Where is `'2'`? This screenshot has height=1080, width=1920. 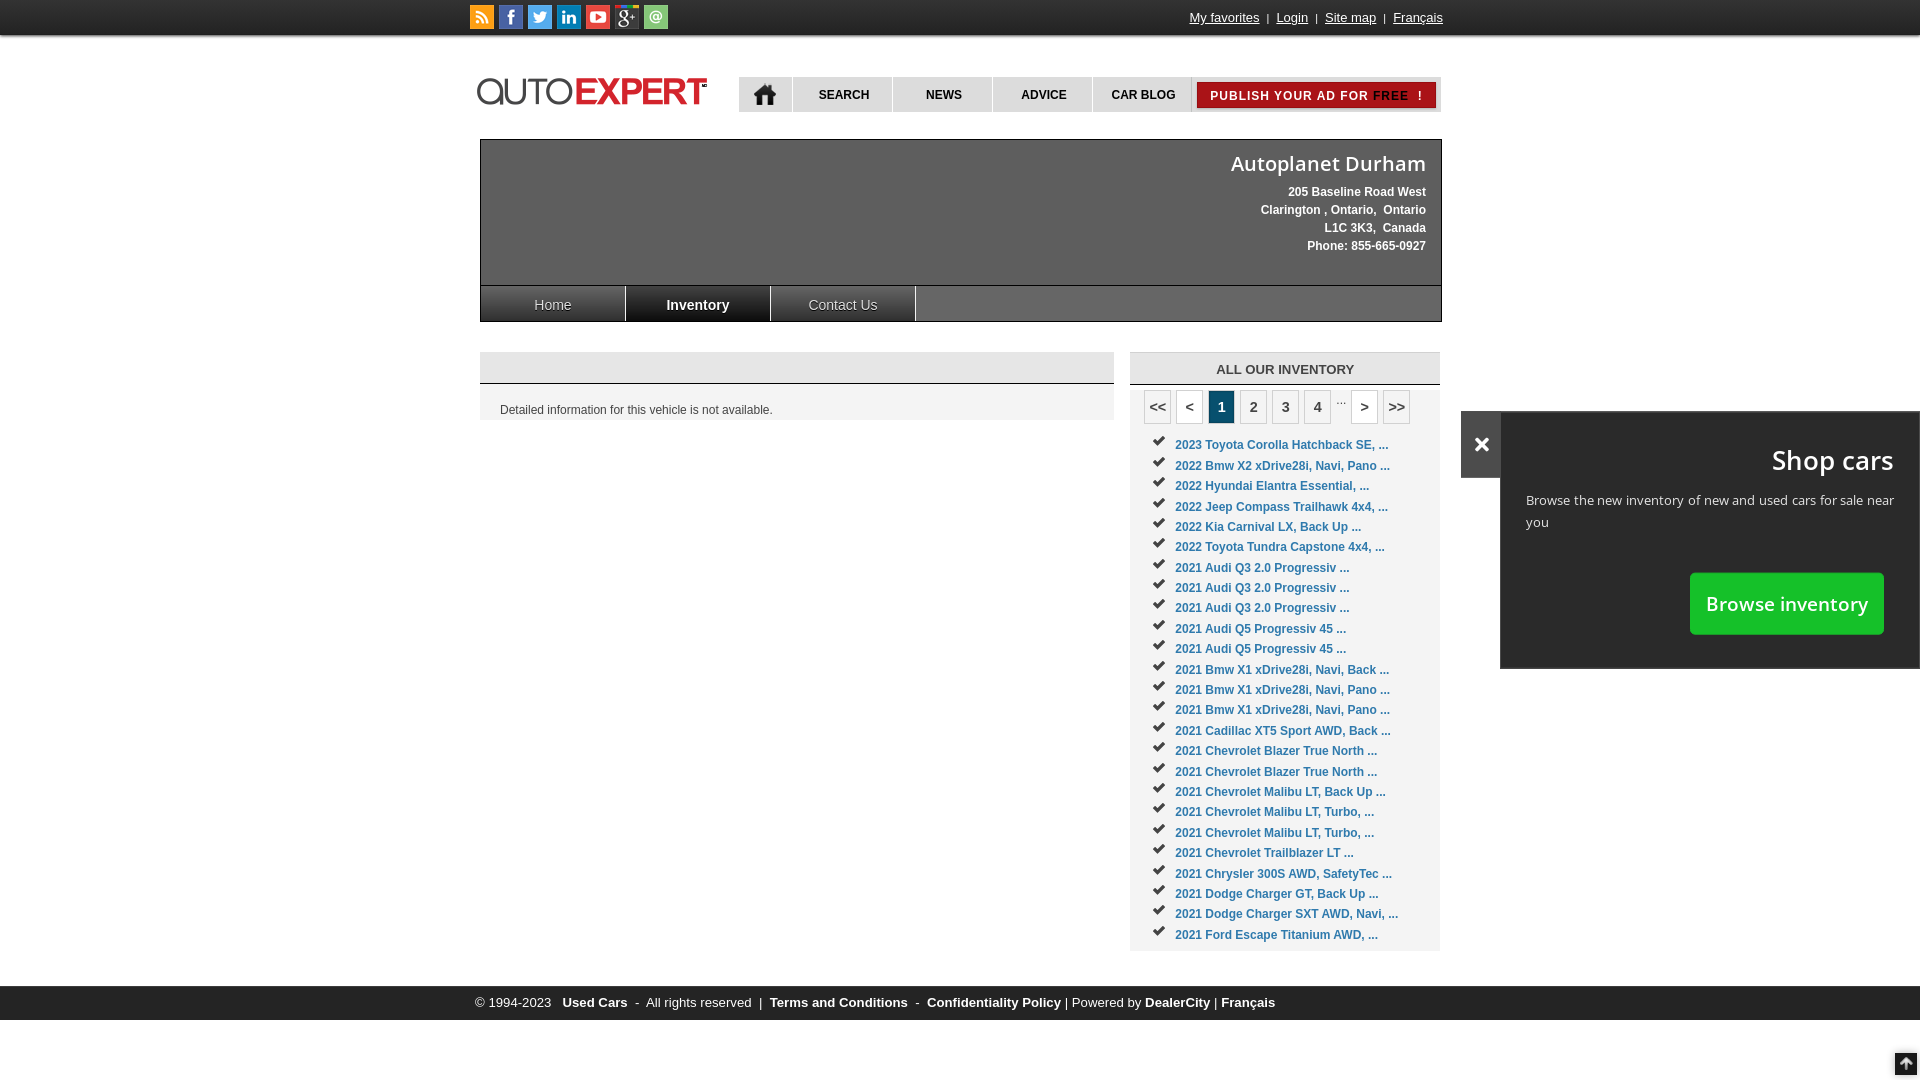 '2' is located at coordinates (1252, 406).